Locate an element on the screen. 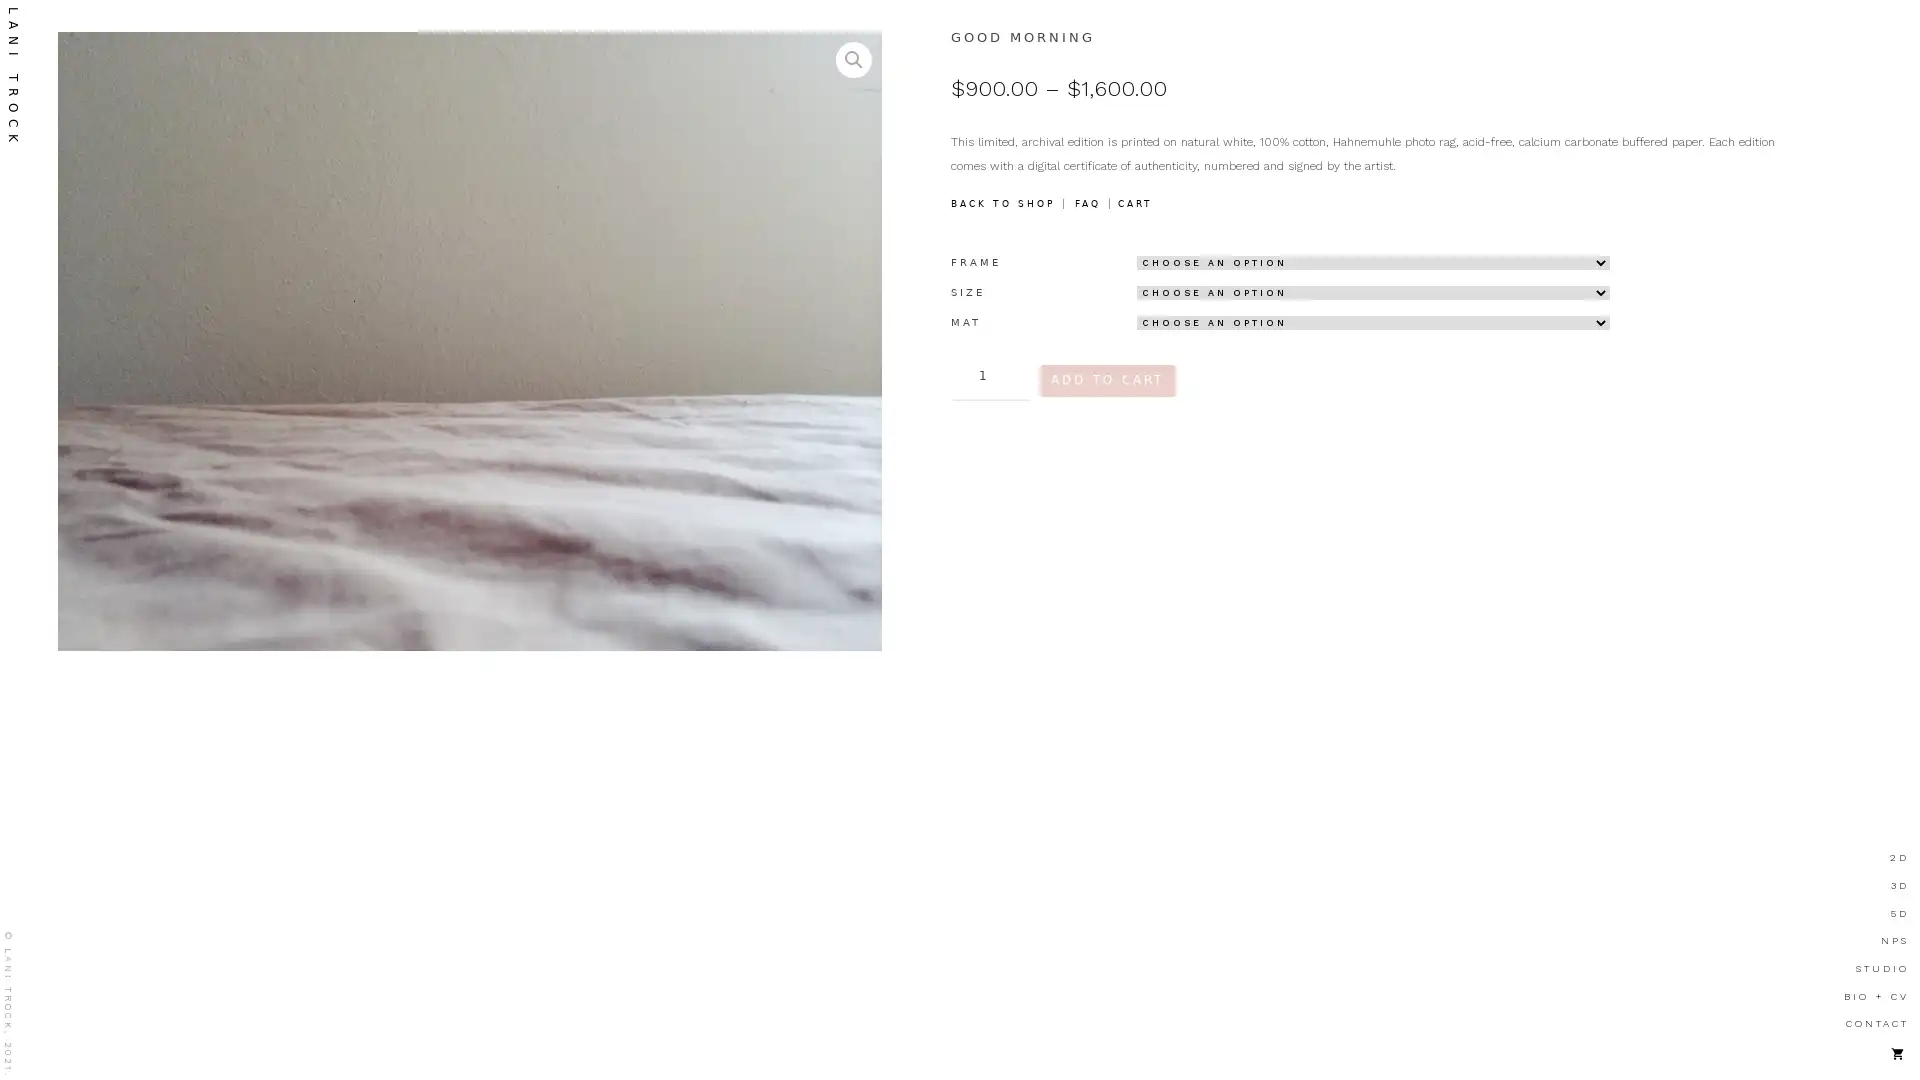 The image size is (1920, 1080). ADD TO CART is located at coordinates (1106, 380).